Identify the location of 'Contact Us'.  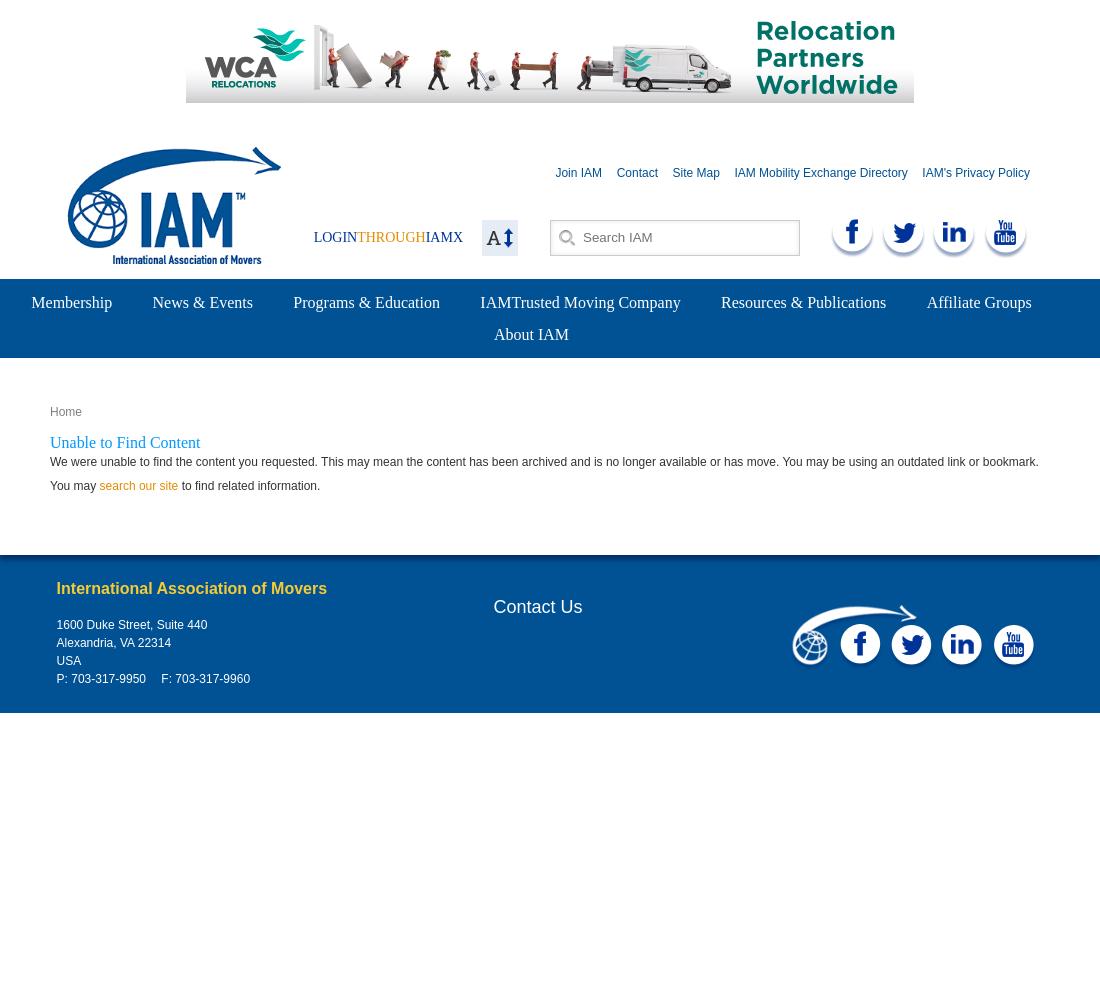
(537, 606).